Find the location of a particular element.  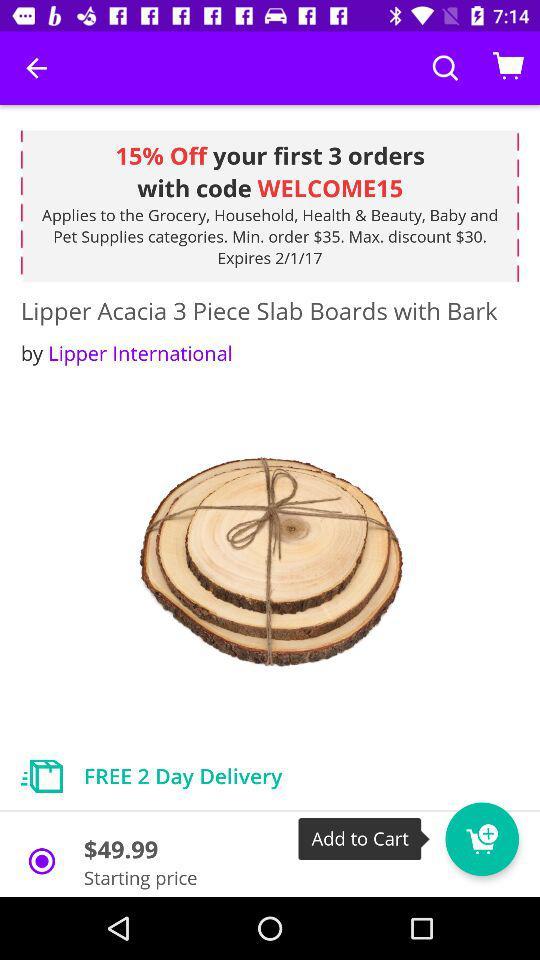

the by lipper international is located at coordinates (126, 353).